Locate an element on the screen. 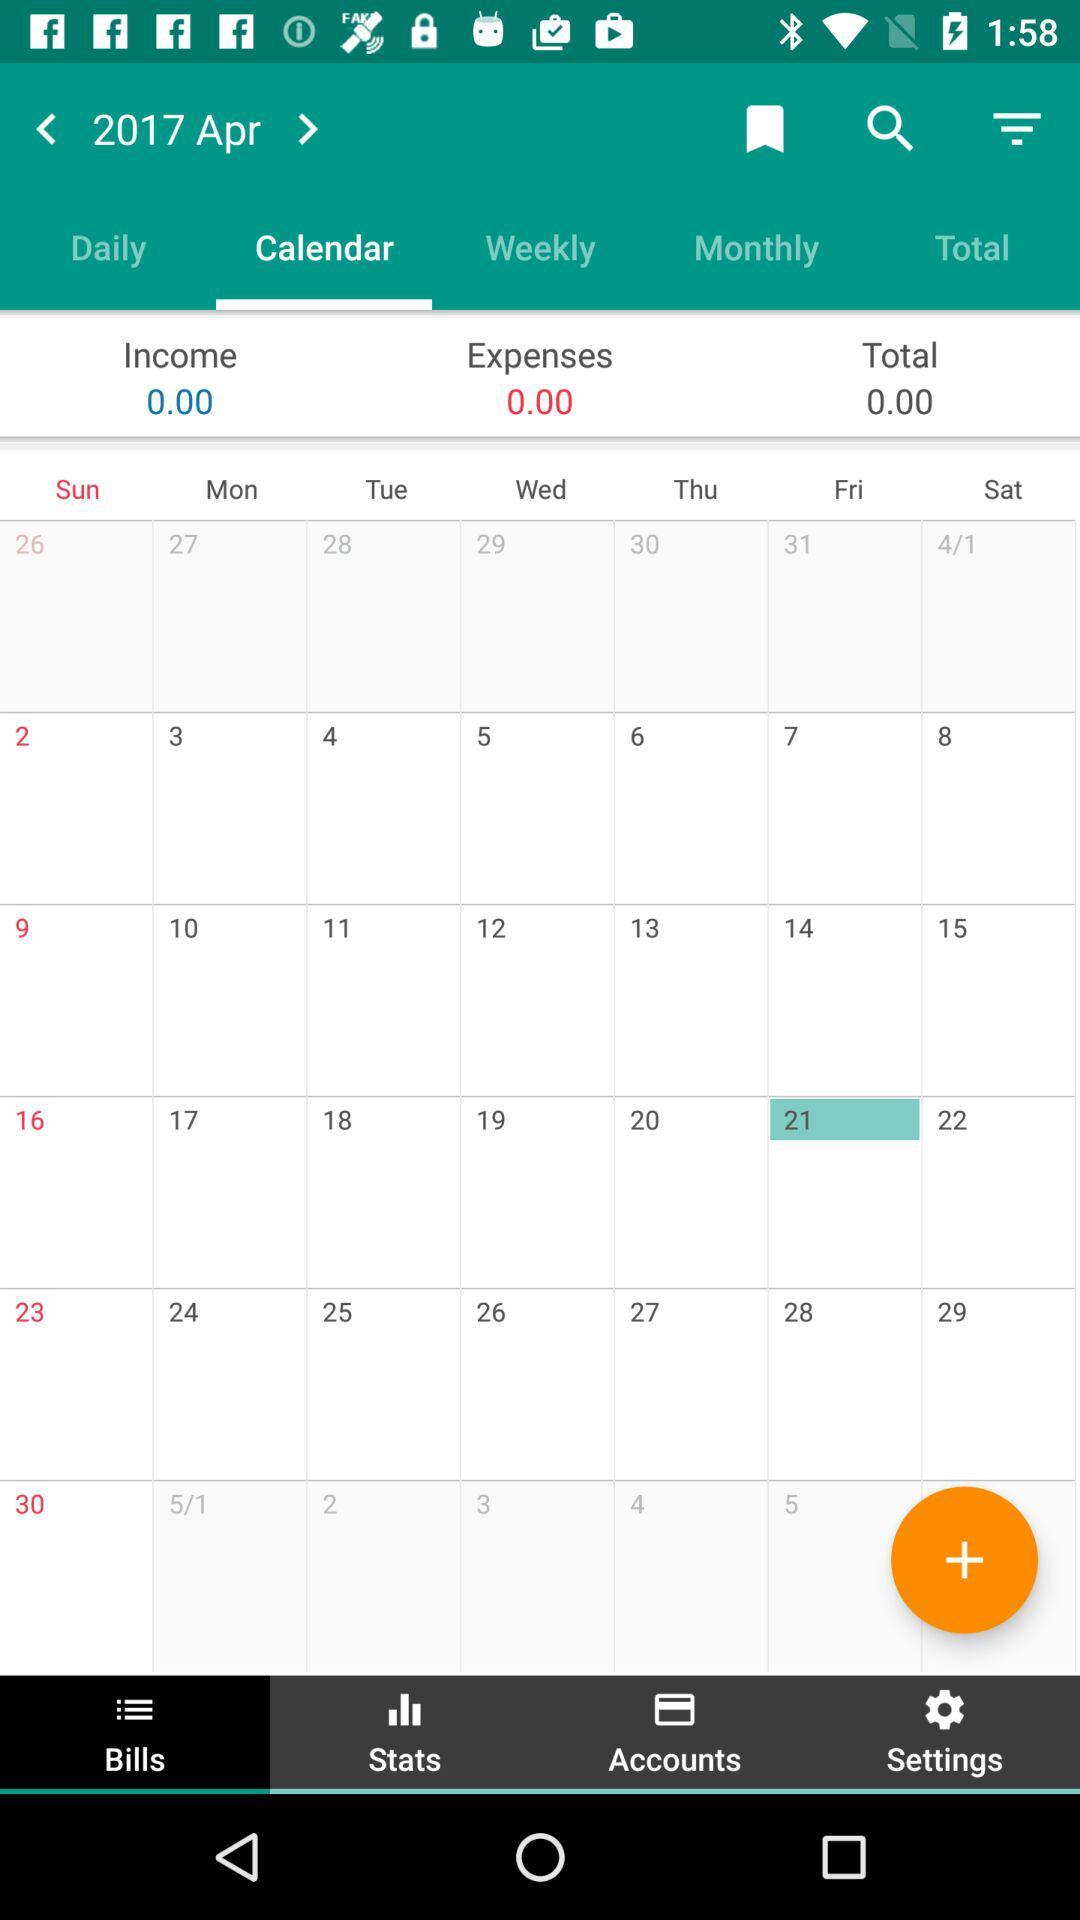 This screenshot has height=1920, width=1080. the arrow_forward icon is located at coordinates (307, 127).